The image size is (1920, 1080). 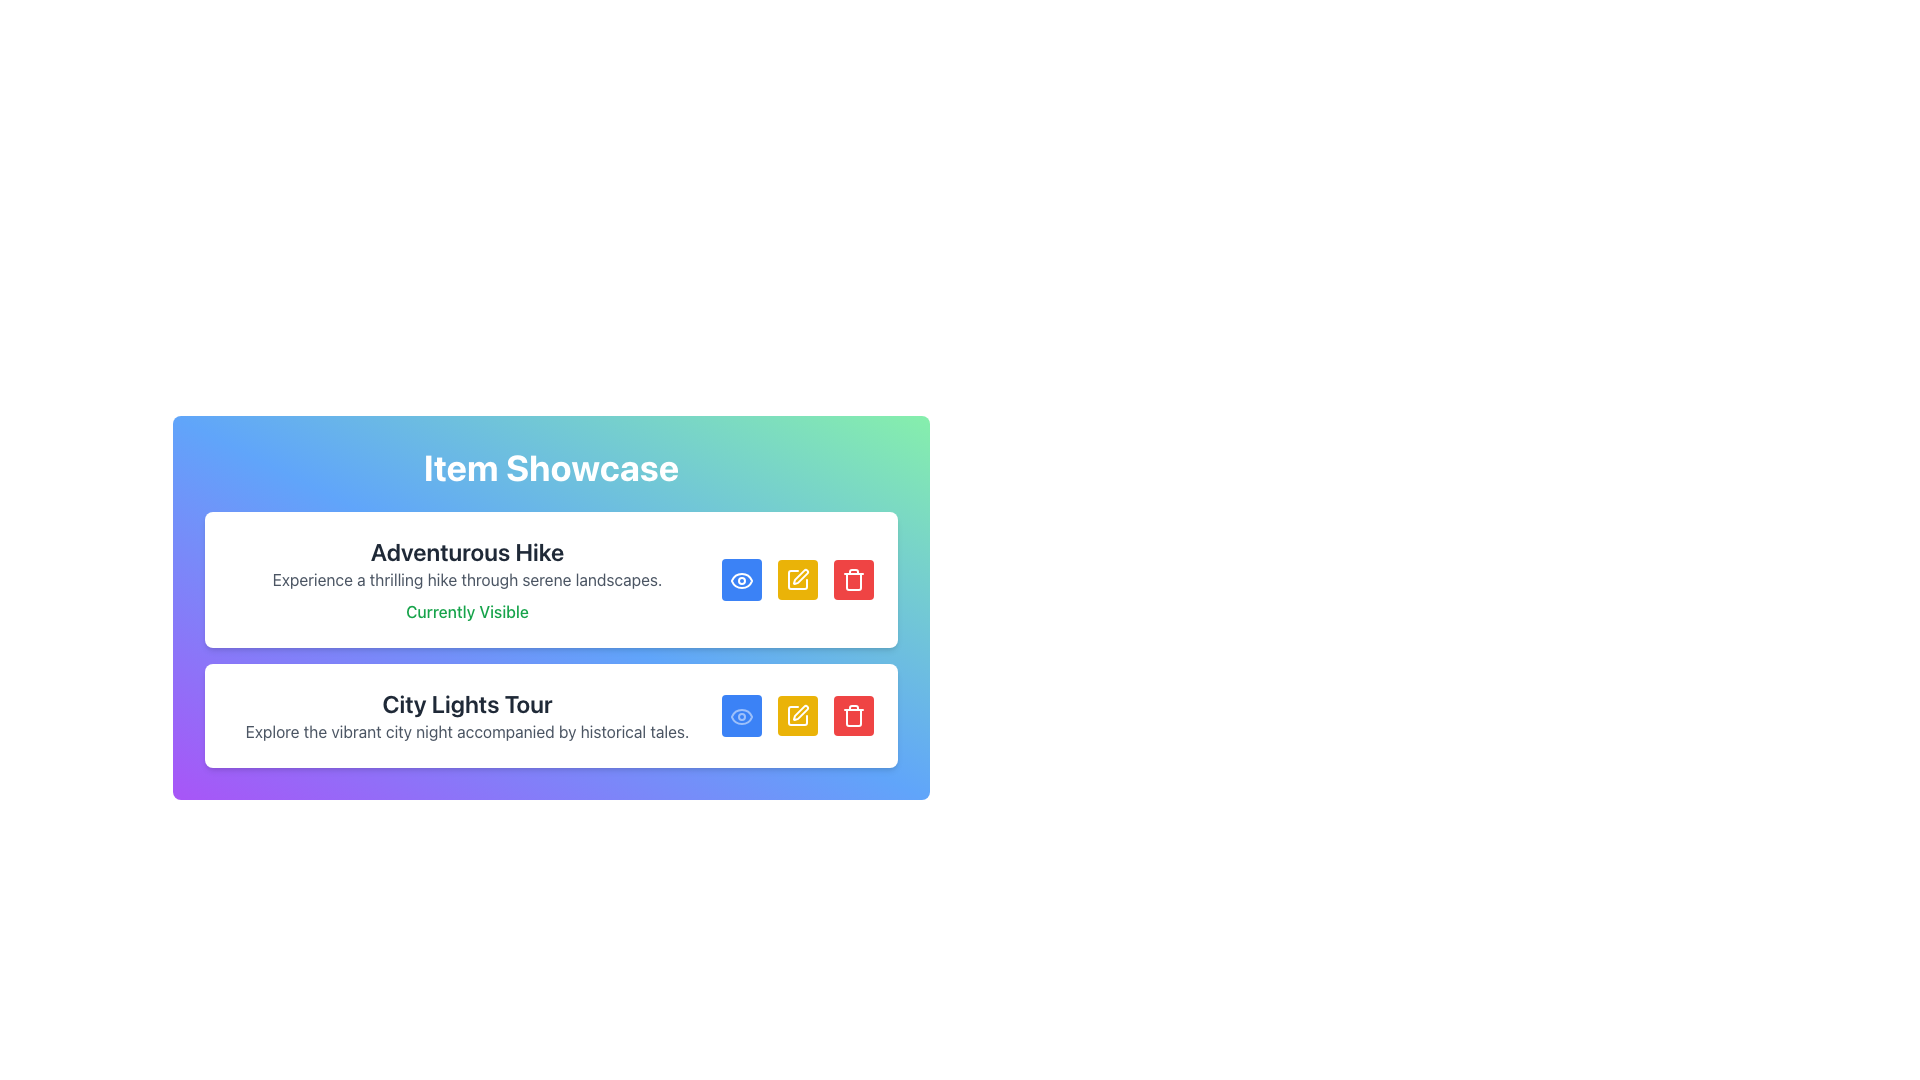 What do you see at coordinates (796, 579) in the screenshot?
I see `the edit button located in the first row of the main showcase component, positioned to the right of the text 'Adventurous Hike', as it is the second icon from the left in a group of three icons` at bounding box center [796, 579].